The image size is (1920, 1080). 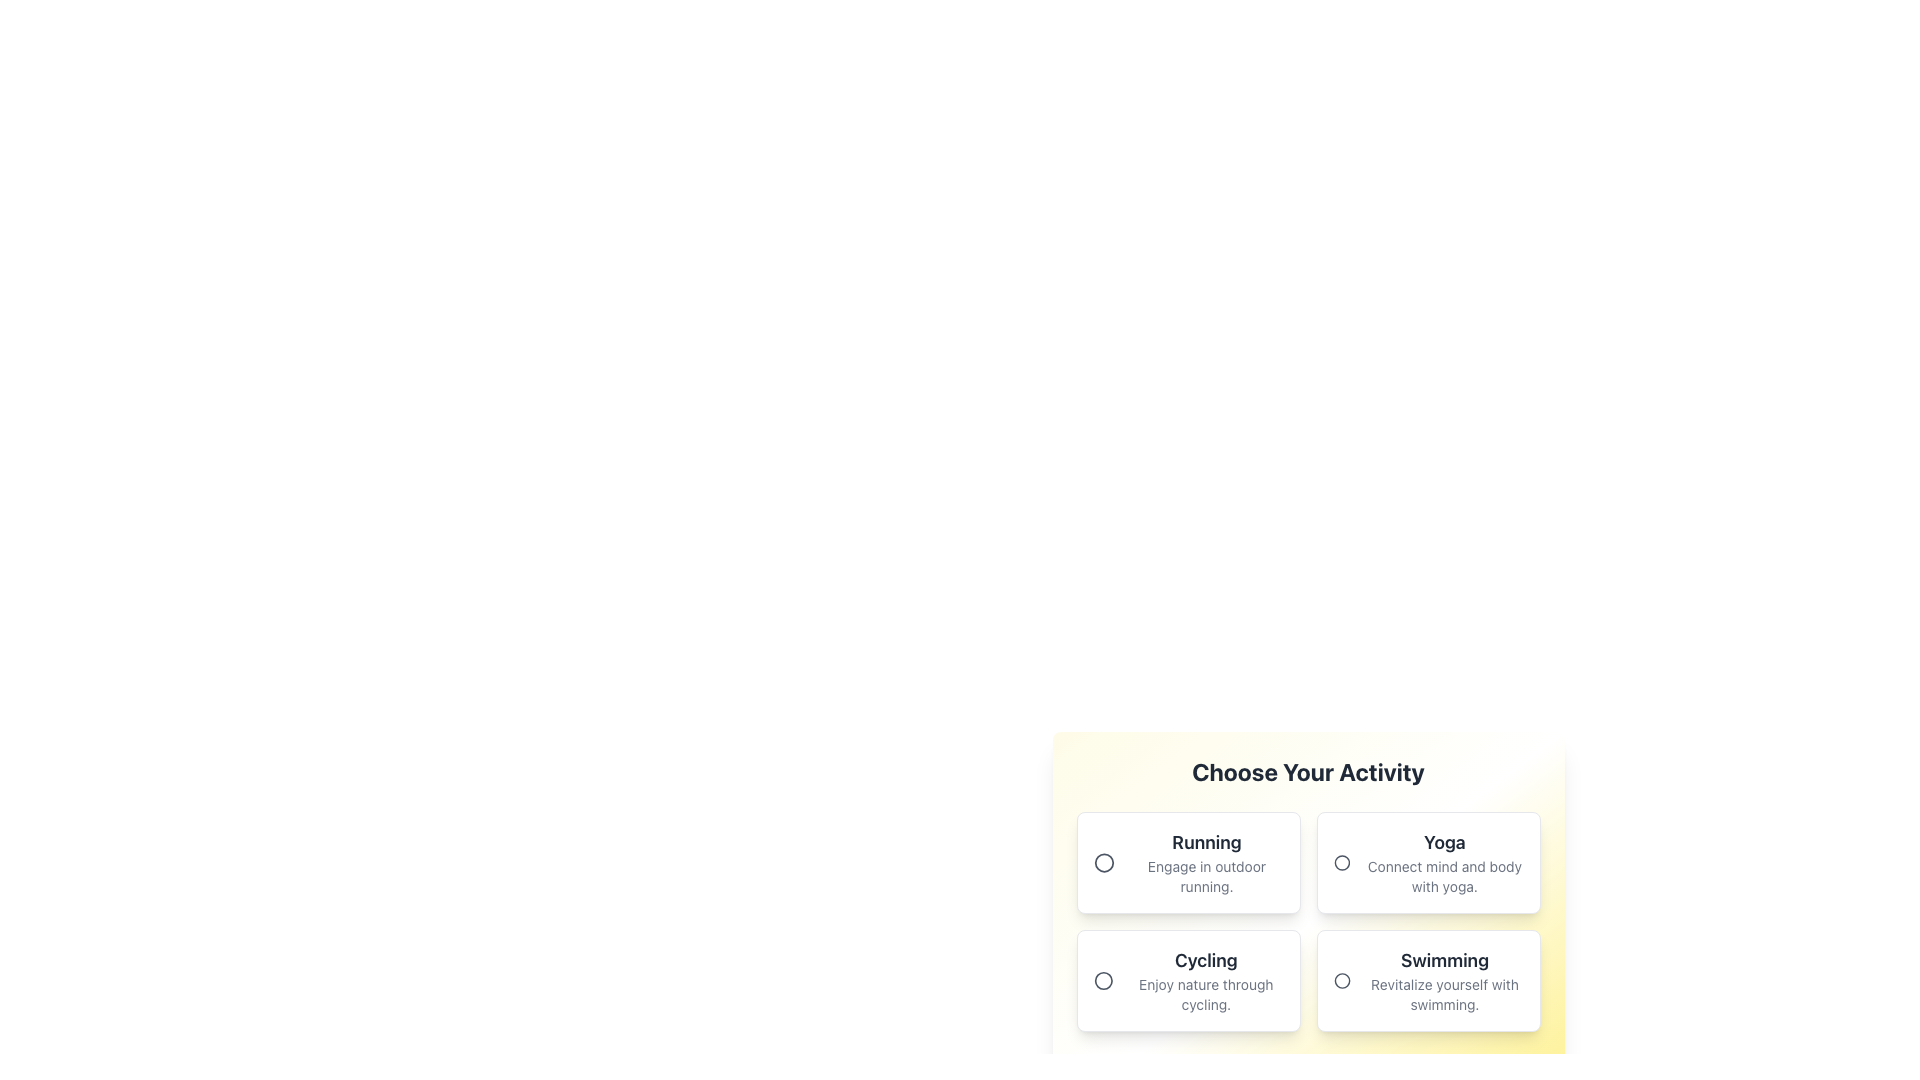 What do you see at coordinates (1102, 979) in the screenshot?
I see `the radio button` at bounding box center [1102, 979].